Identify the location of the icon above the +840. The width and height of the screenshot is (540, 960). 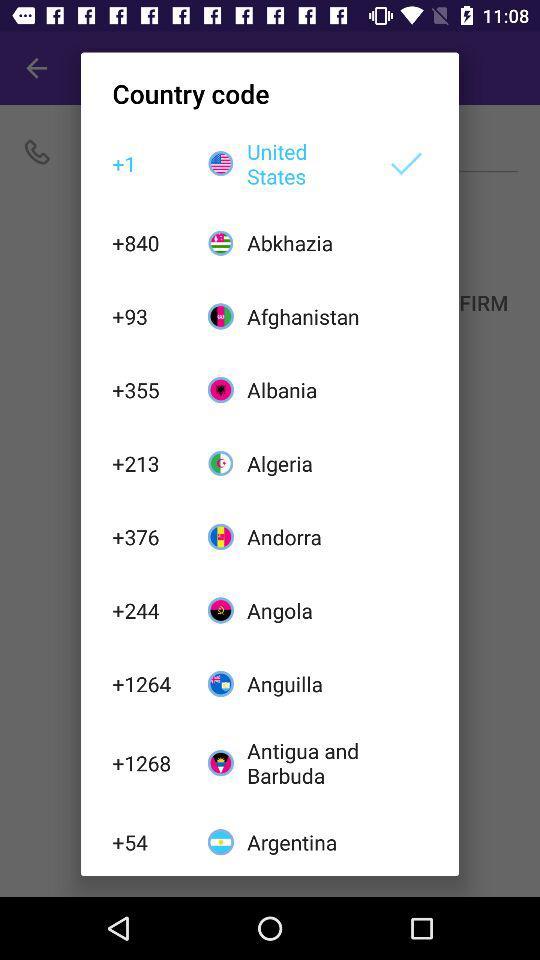
(148, 162).